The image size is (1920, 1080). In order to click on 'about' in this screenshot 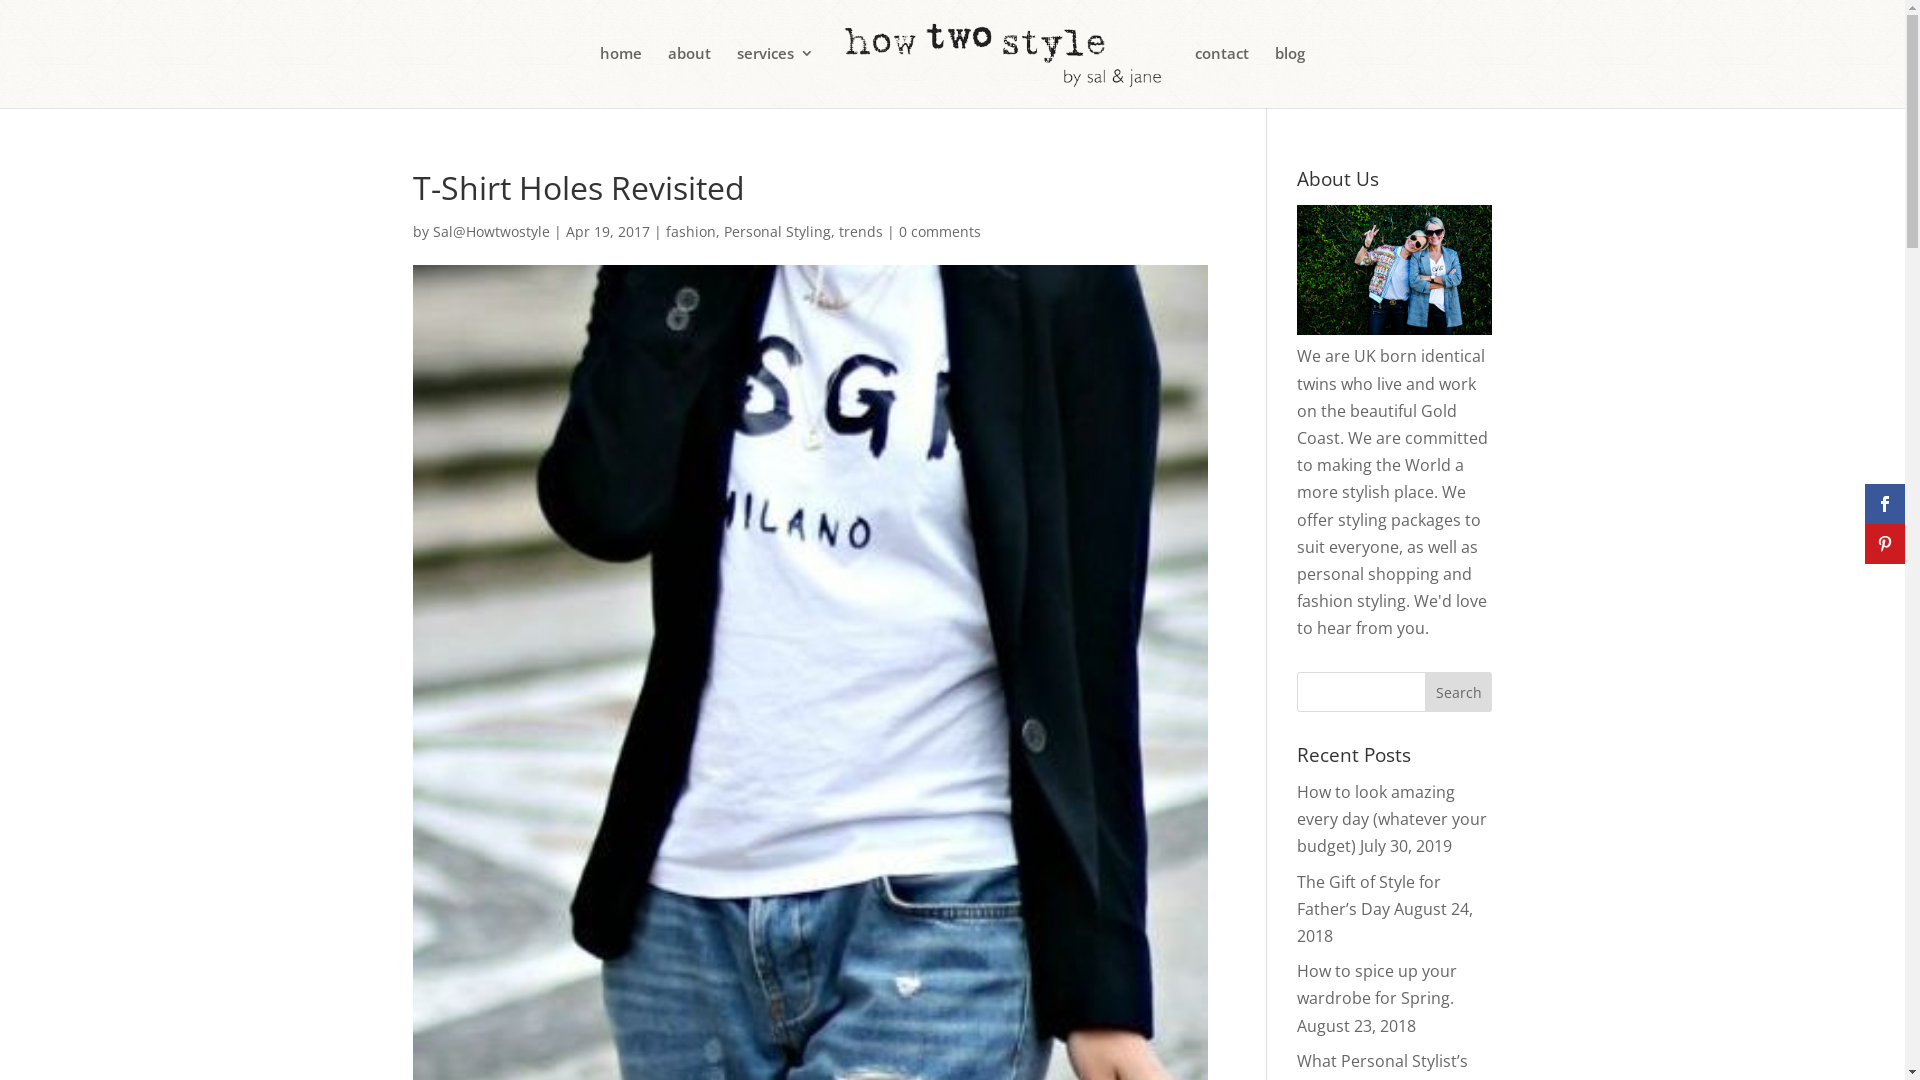, I will do `click(689, 73)`.